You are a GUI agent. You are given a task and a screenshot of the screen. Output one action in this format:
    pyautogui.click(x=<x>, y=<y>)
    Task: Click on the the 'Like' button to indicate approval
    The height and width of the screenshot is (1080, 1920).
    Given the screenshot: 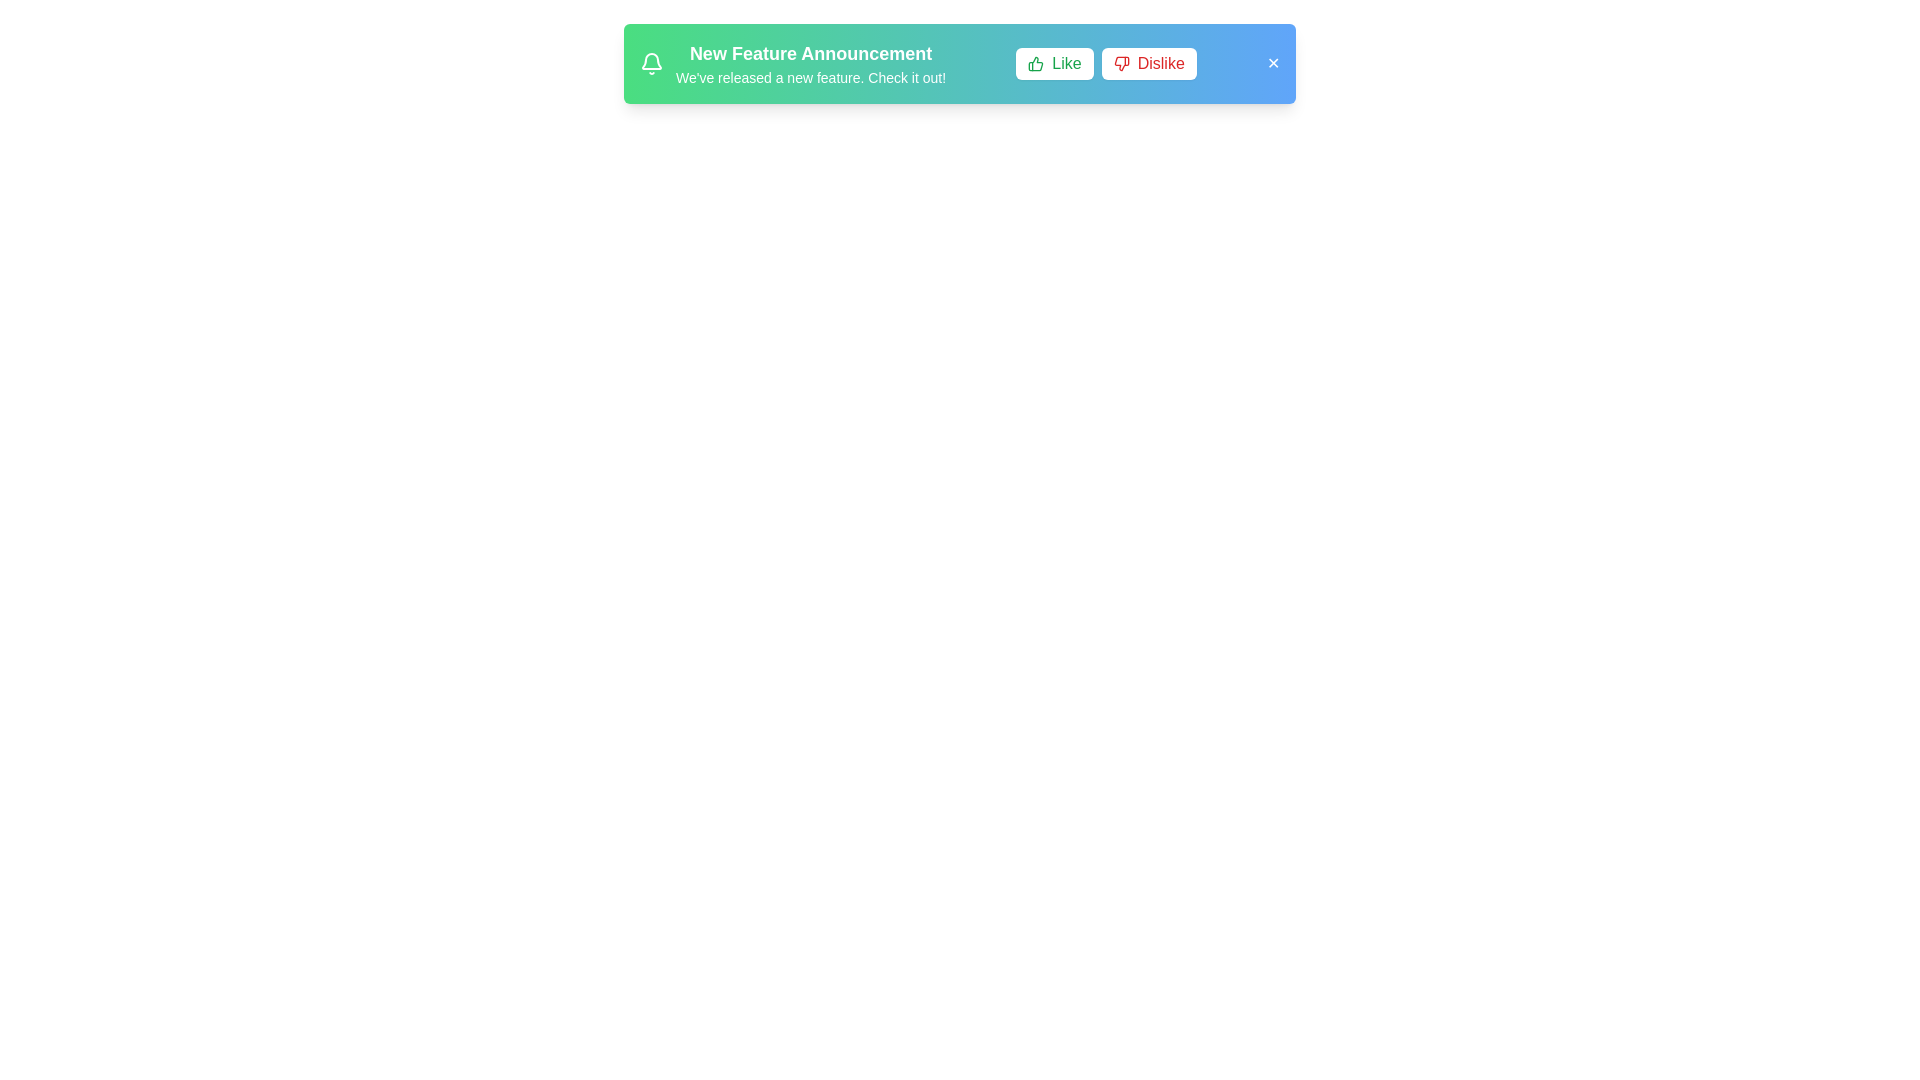 What is the action you would take?
    pyautogui.click(x=1054, y=63)
    